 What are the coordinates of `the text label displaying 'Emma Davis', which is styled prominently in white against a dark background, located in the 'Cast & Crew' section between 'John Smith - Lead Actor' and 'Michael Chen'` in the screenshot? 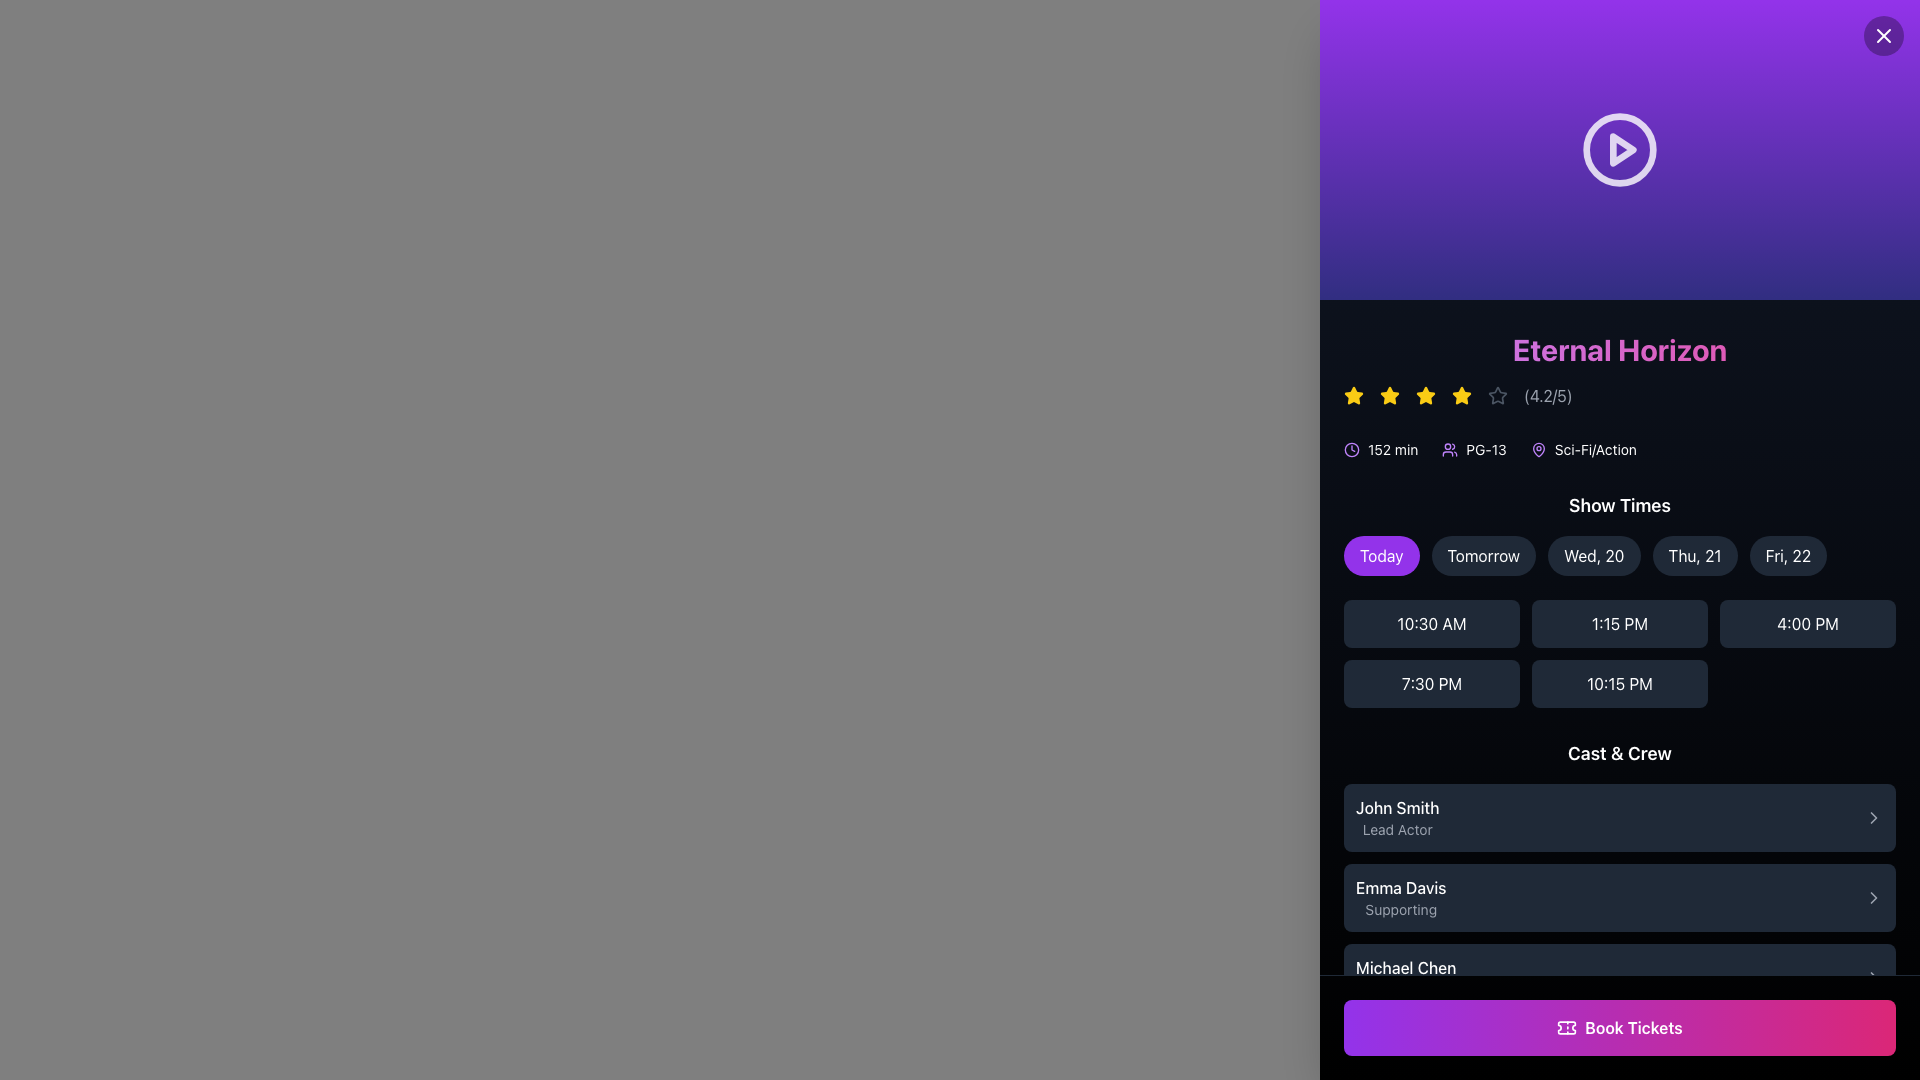 It's located at (1400, 886).